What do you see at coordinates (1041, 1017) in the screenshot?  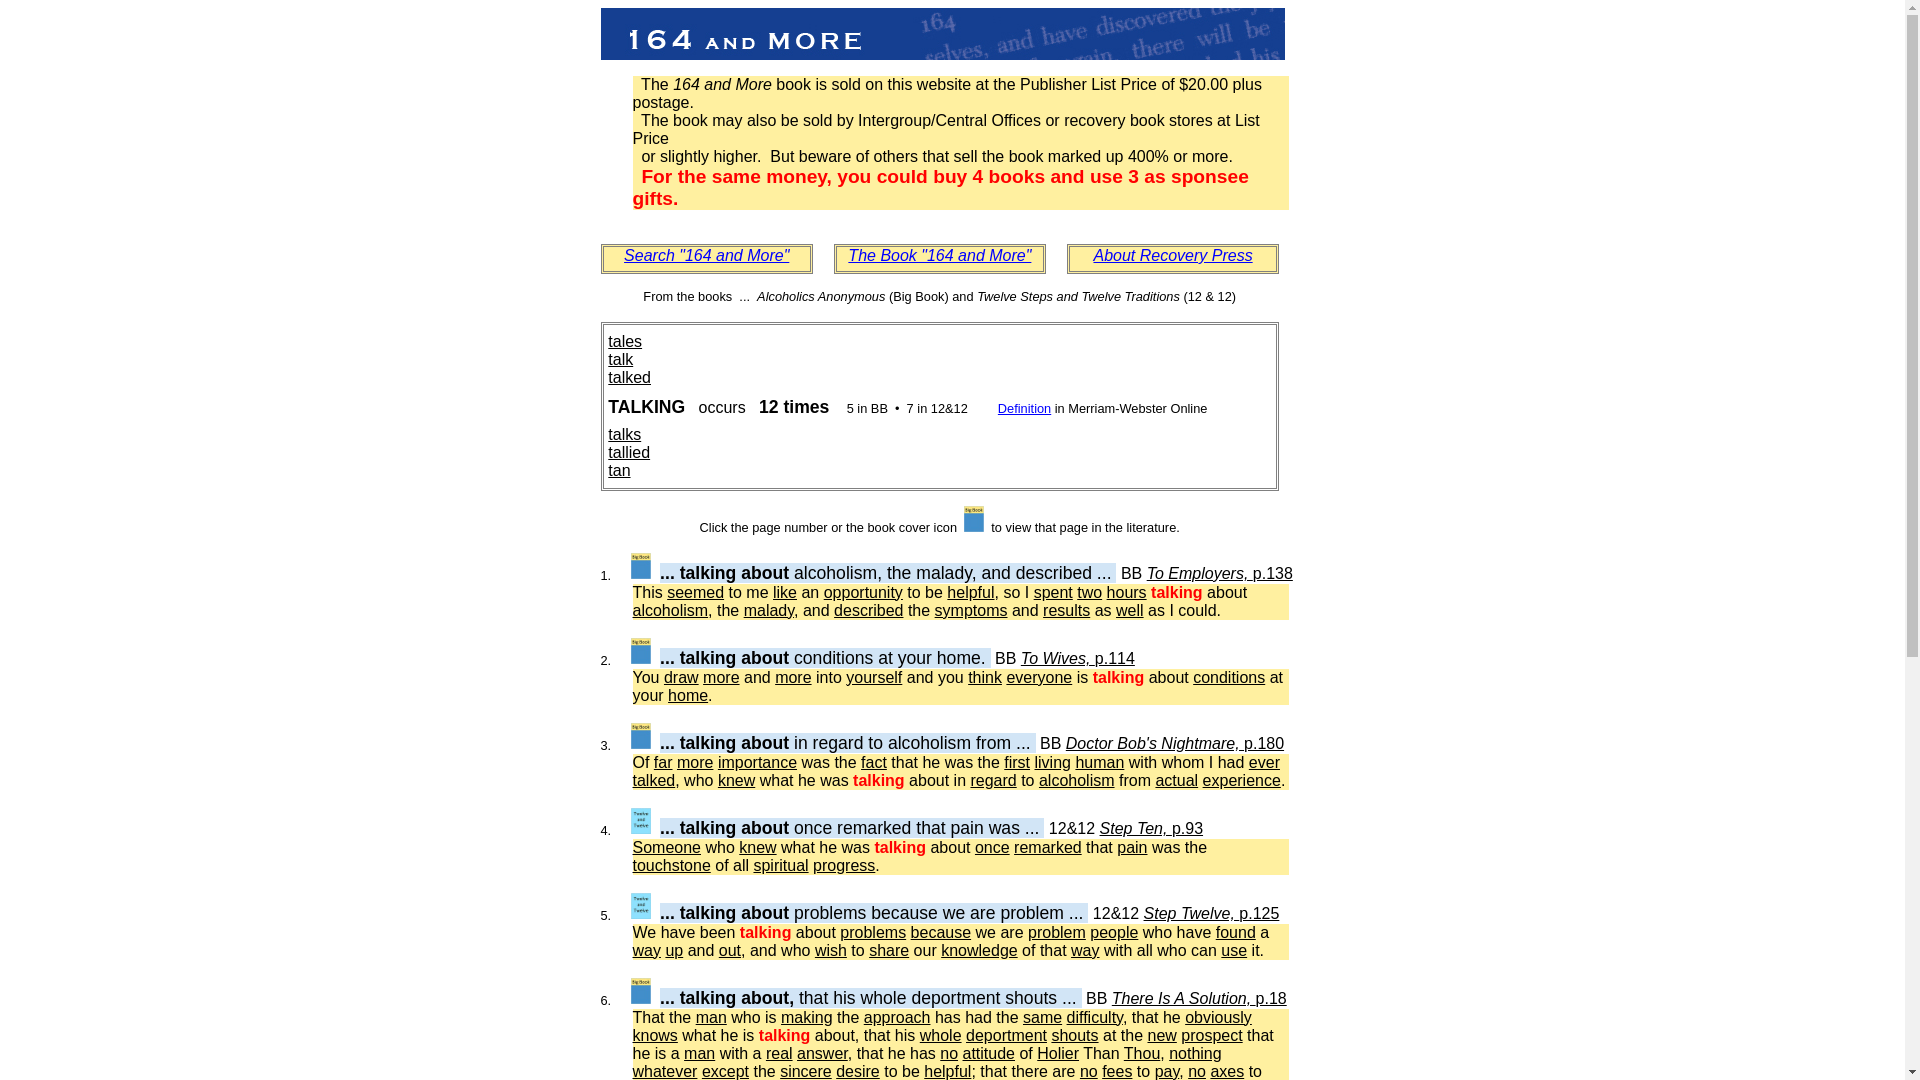 I see `'same'` at bounding box center [1041, 1017].